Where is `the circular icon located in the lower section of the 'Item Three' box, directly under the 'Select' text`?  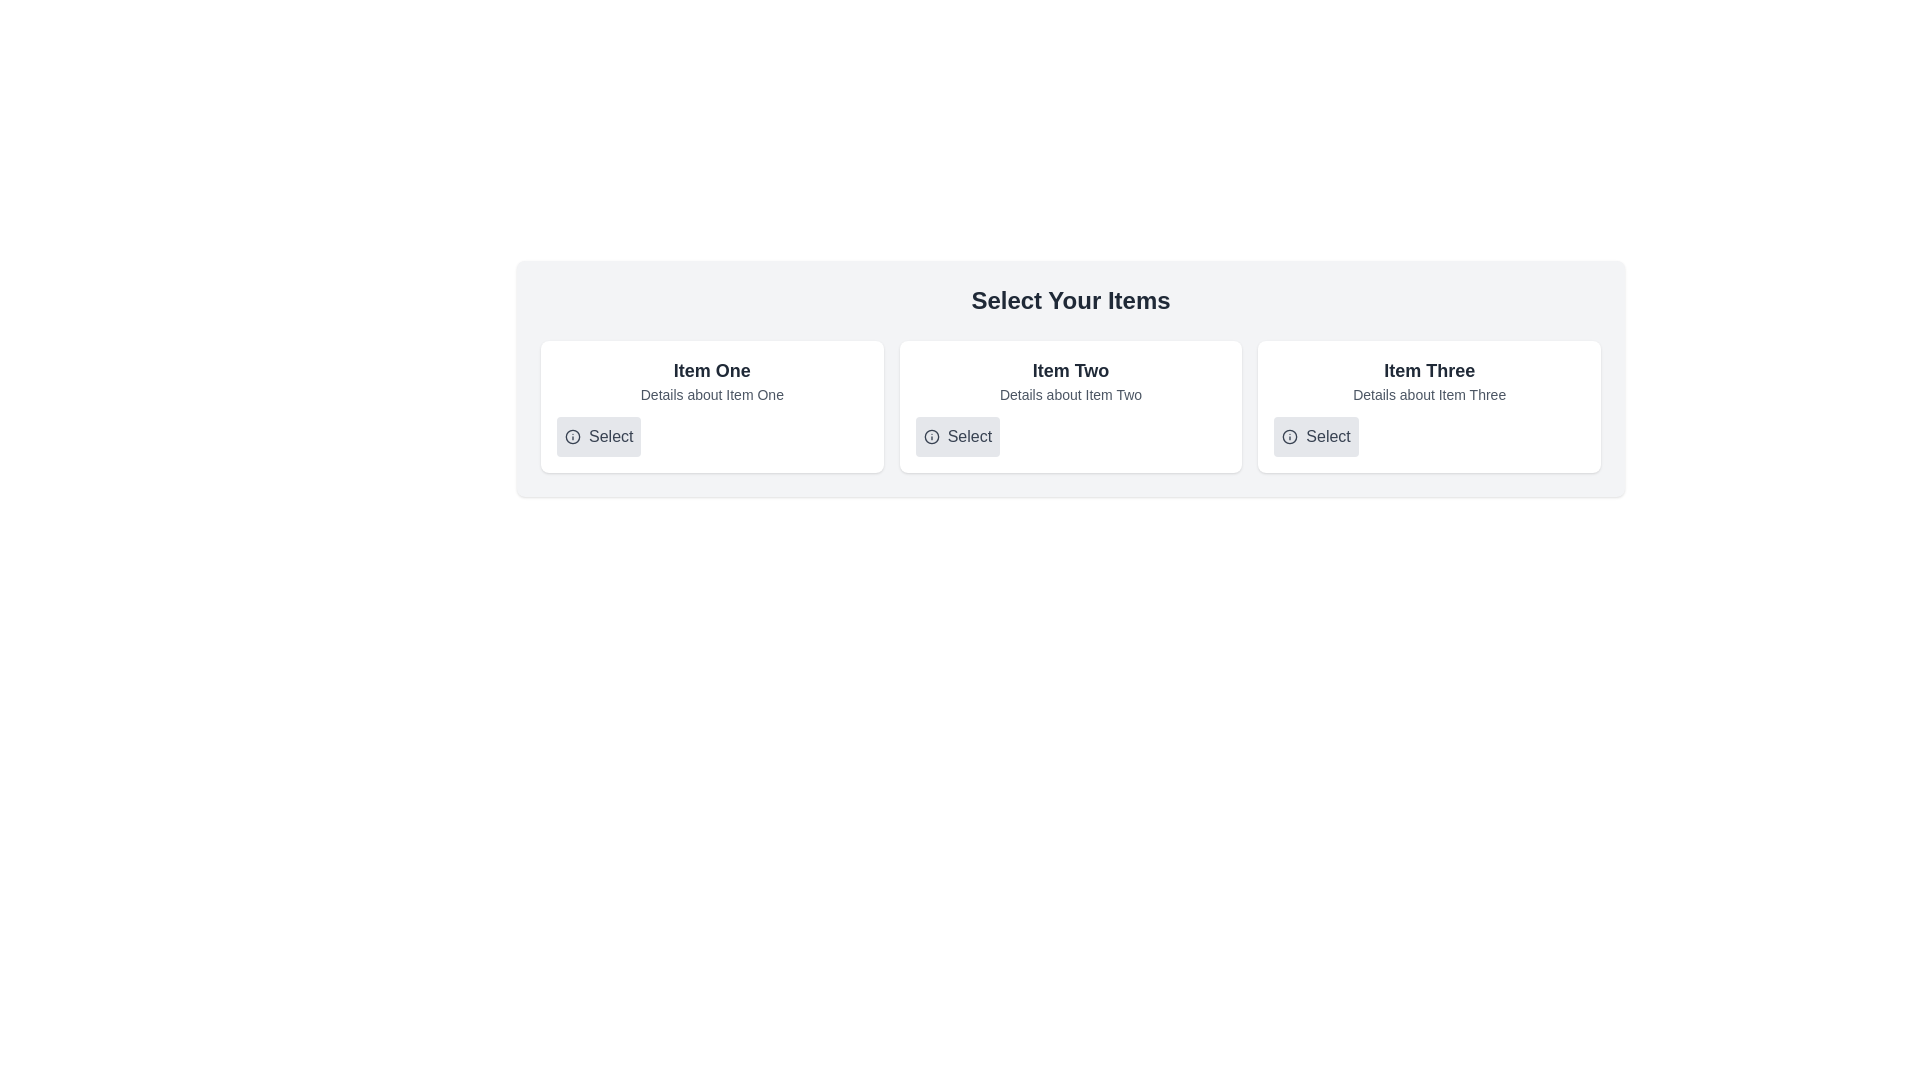
the circular icon located in the lower section of the 'Item Three' box, directly under the 'Select' text is located at coordinates (1290, 435).